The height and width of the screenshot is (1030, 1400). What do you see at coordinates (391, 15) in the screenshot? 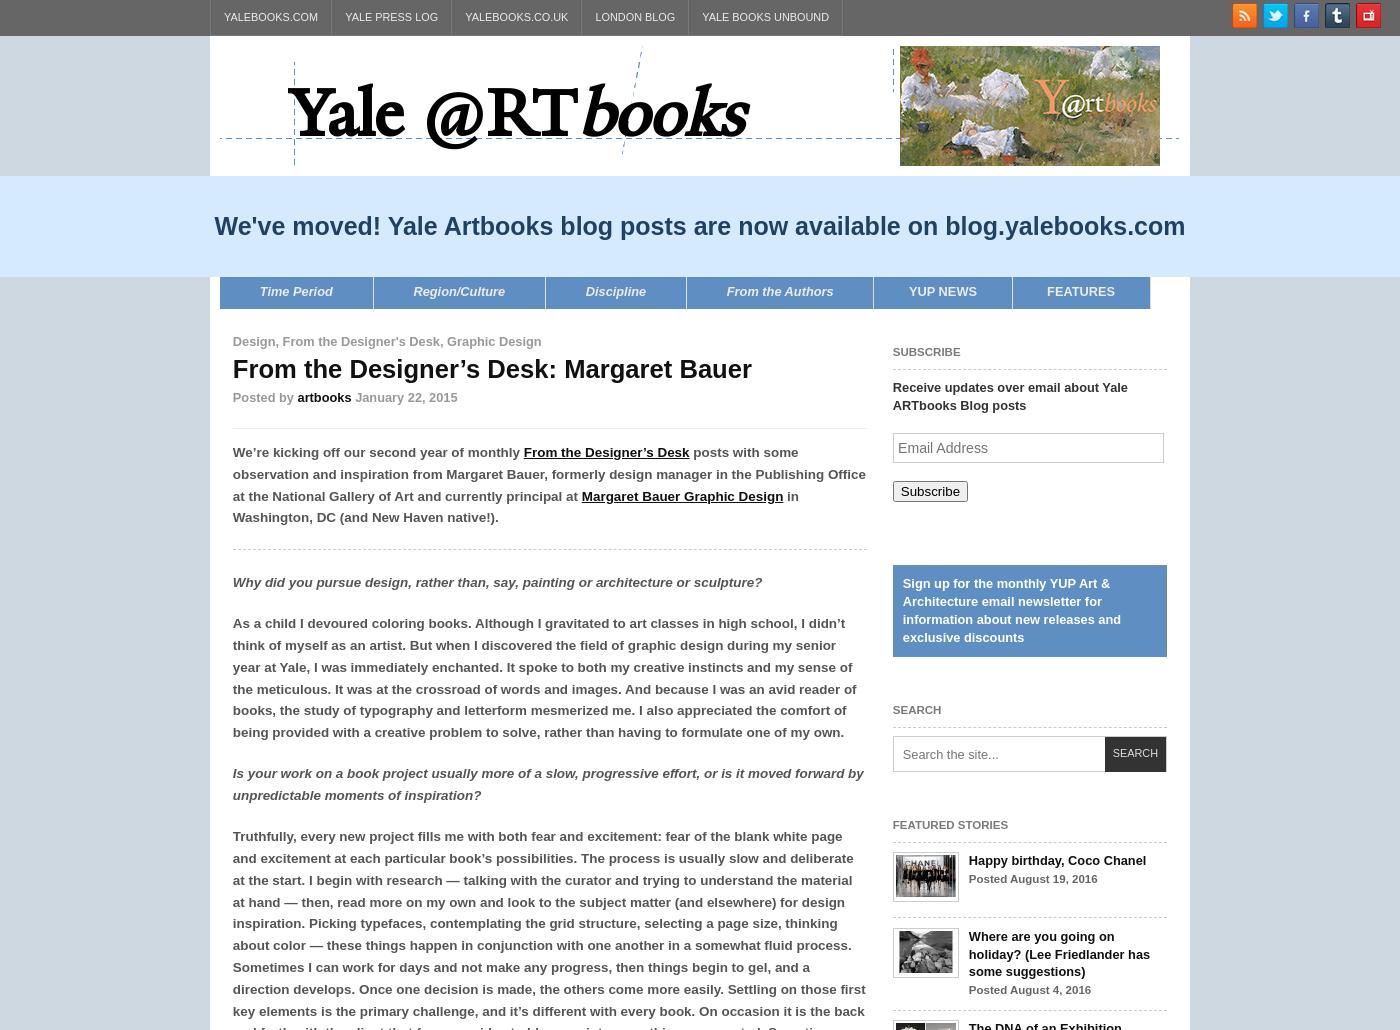
I see `'Yale Press Log'` at bounding box center [391, 15].